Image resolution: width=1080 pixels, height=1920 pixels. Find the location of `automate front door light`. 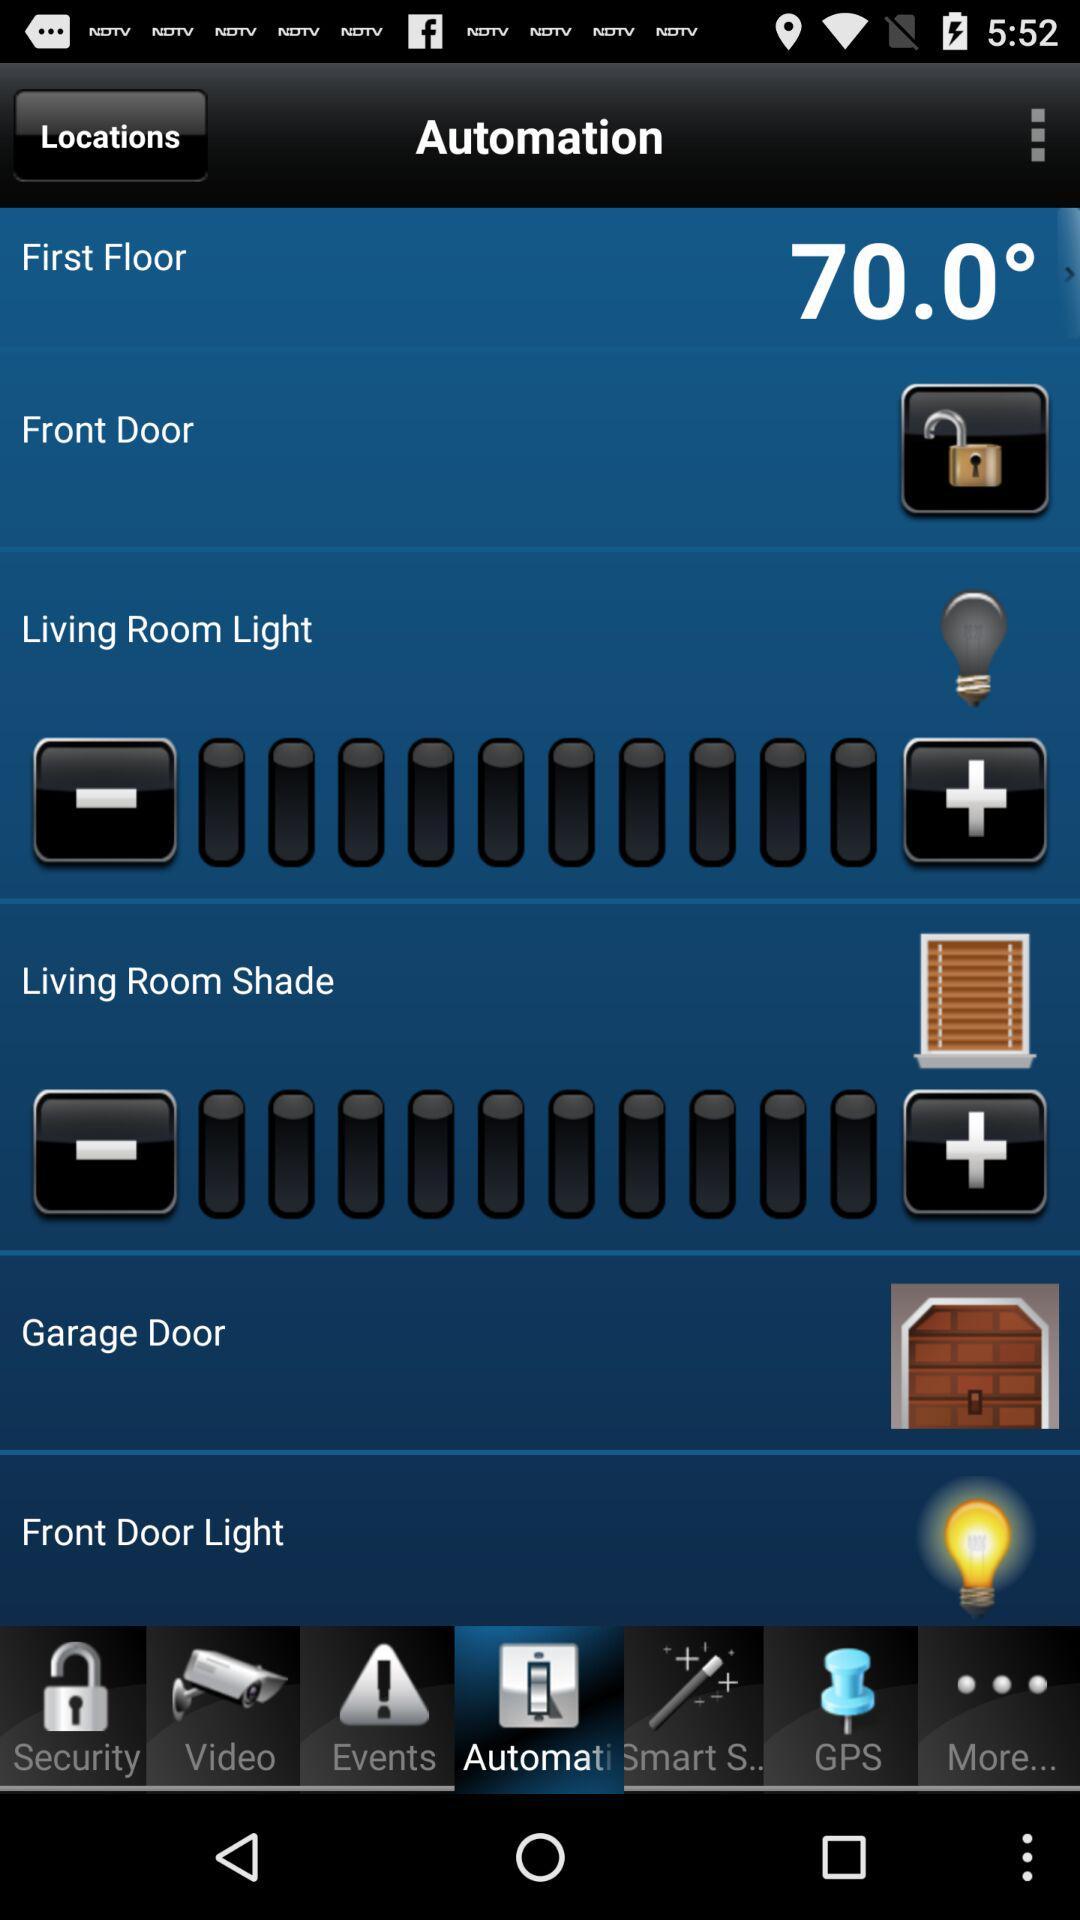

automate front door light is located at coordinates (974, 1549).